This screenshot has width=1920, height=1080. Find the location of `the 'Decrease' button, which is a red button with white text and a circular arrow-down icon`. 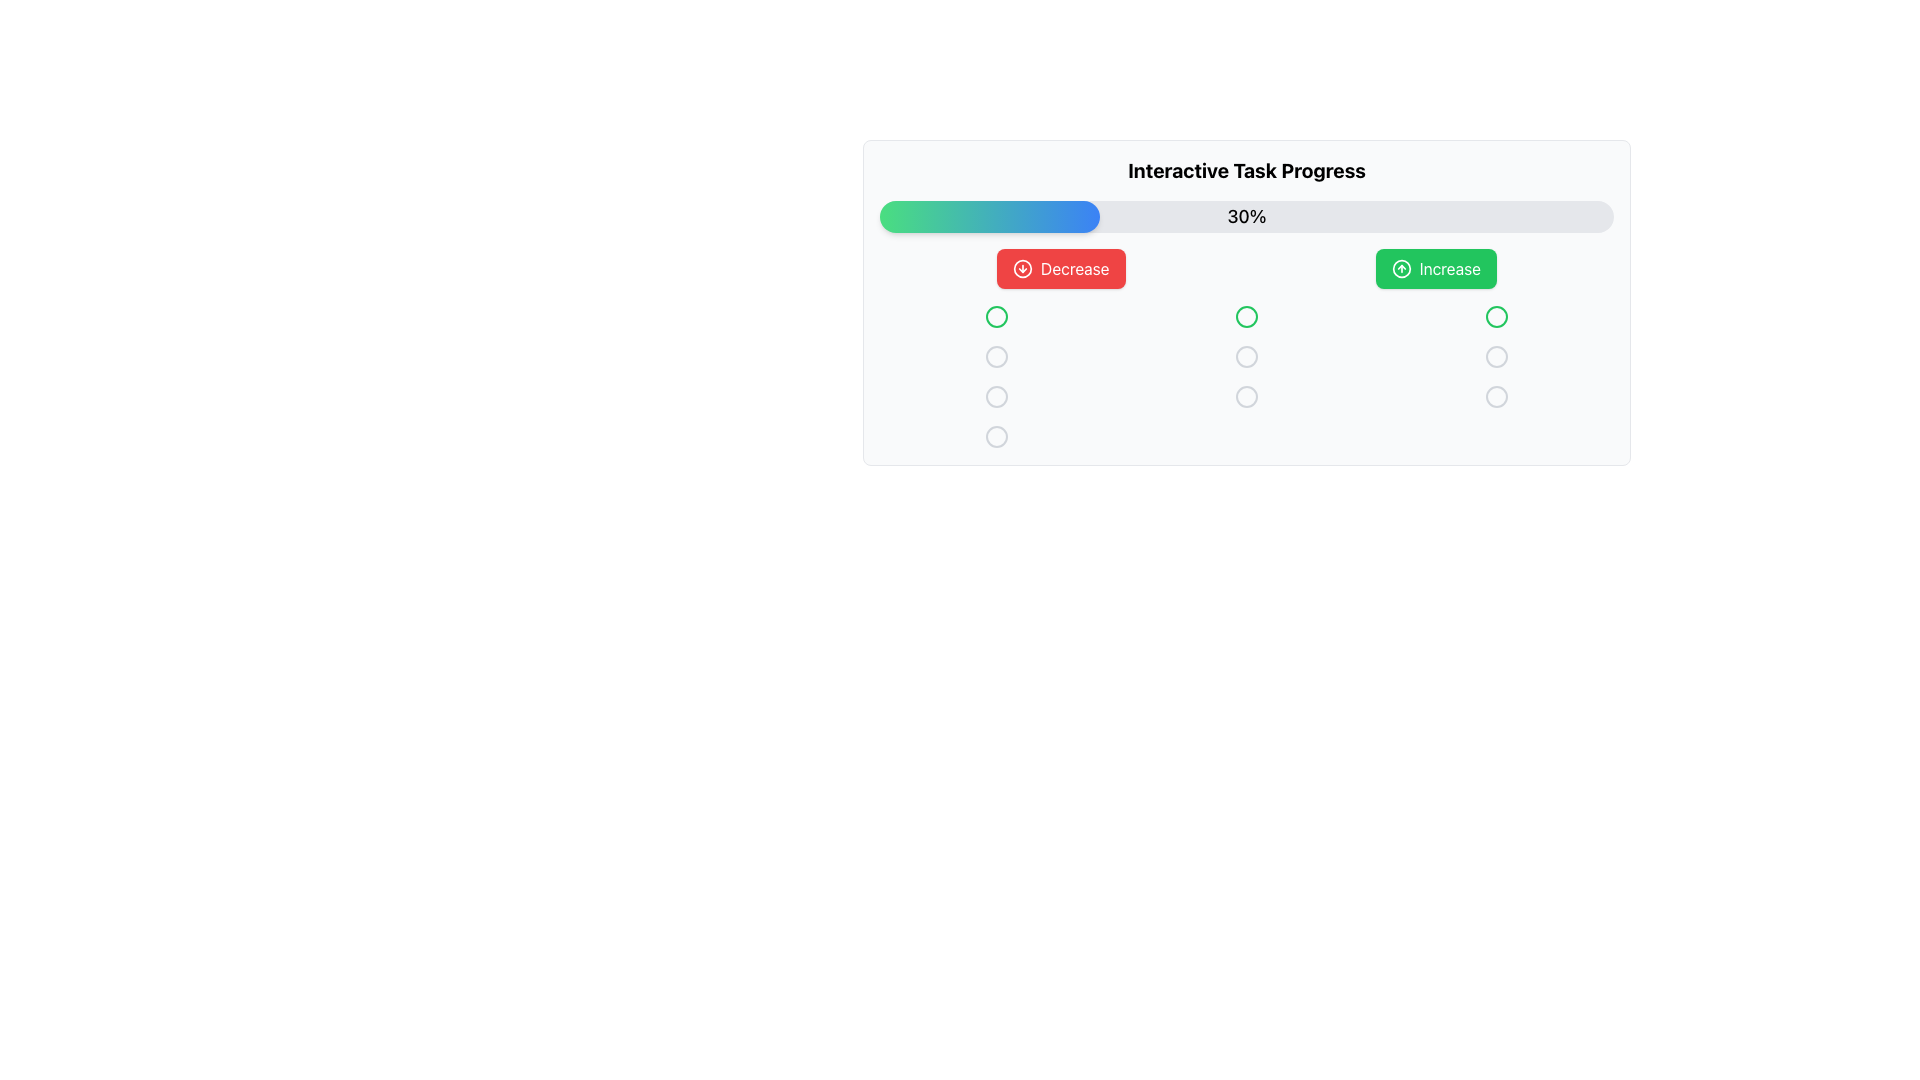

the 'Decrease' button, which is a red button with white text and a circular arrow-down icon is located at coordinates (1060, 268).